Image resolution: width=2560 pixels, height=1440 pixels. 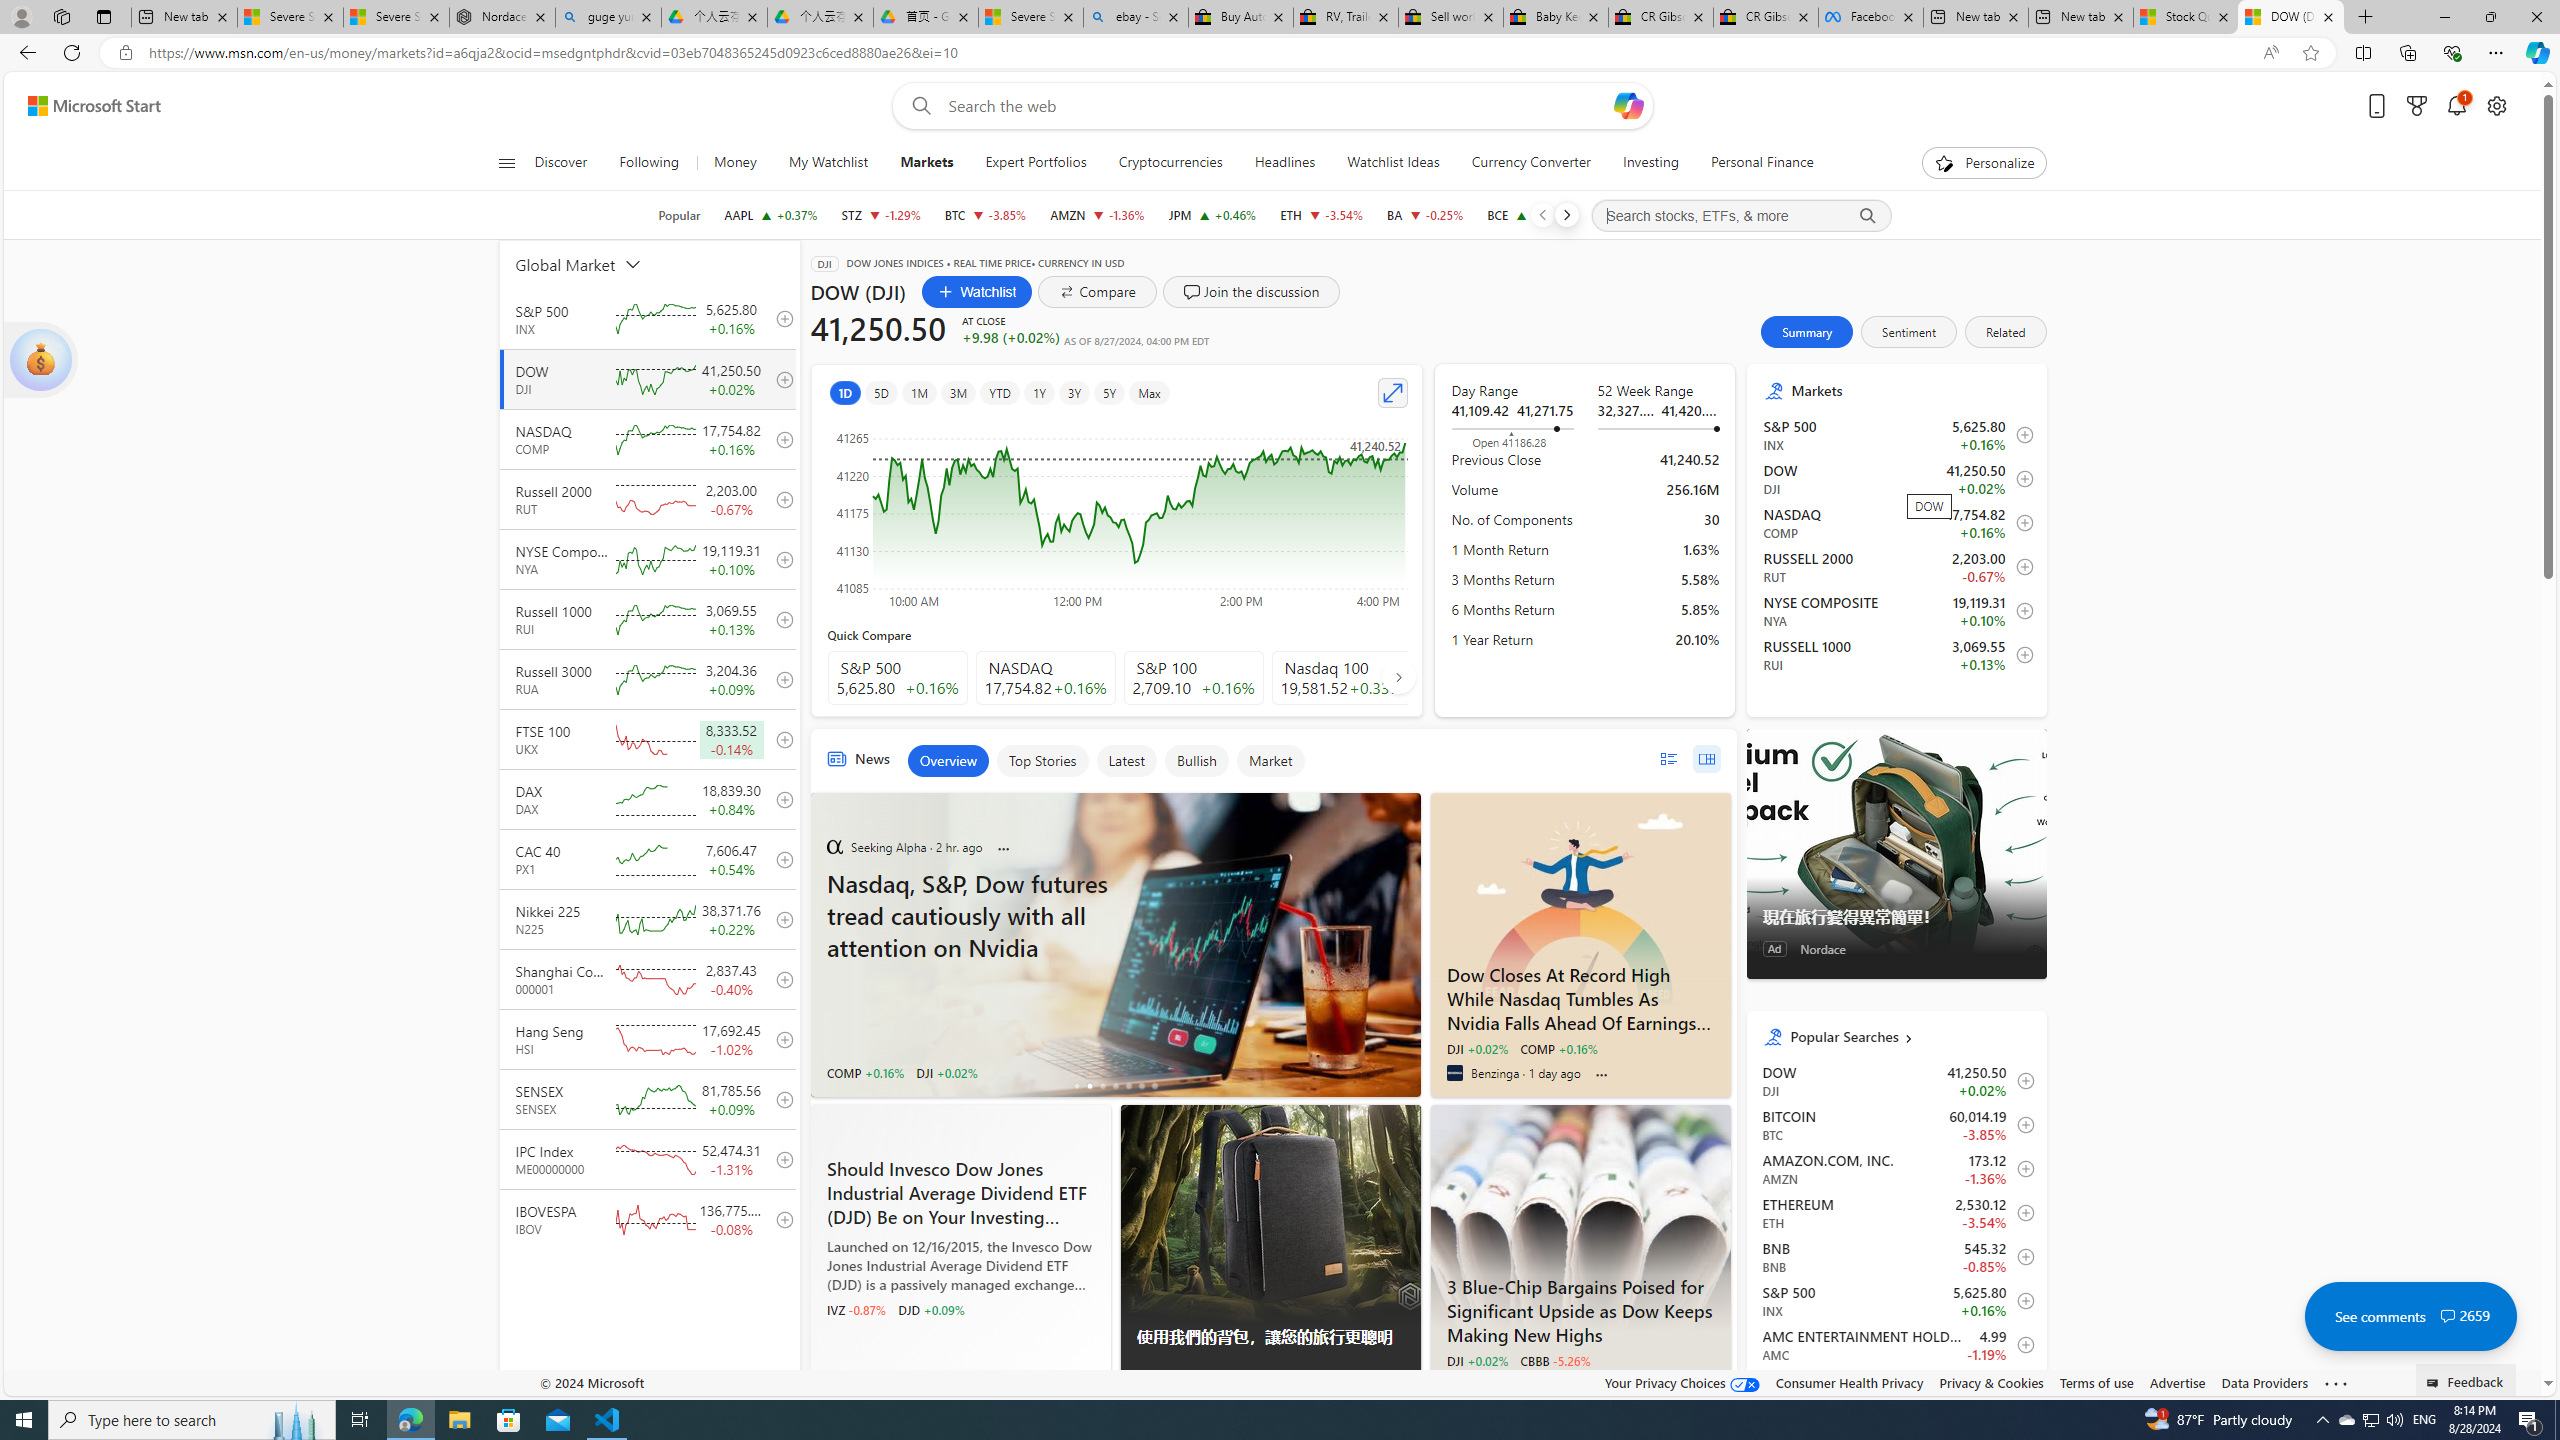 What do you see at coordinates (1108, 392) in the screenshot?
I see `'5Y'` at bounding box center [1108, 392].